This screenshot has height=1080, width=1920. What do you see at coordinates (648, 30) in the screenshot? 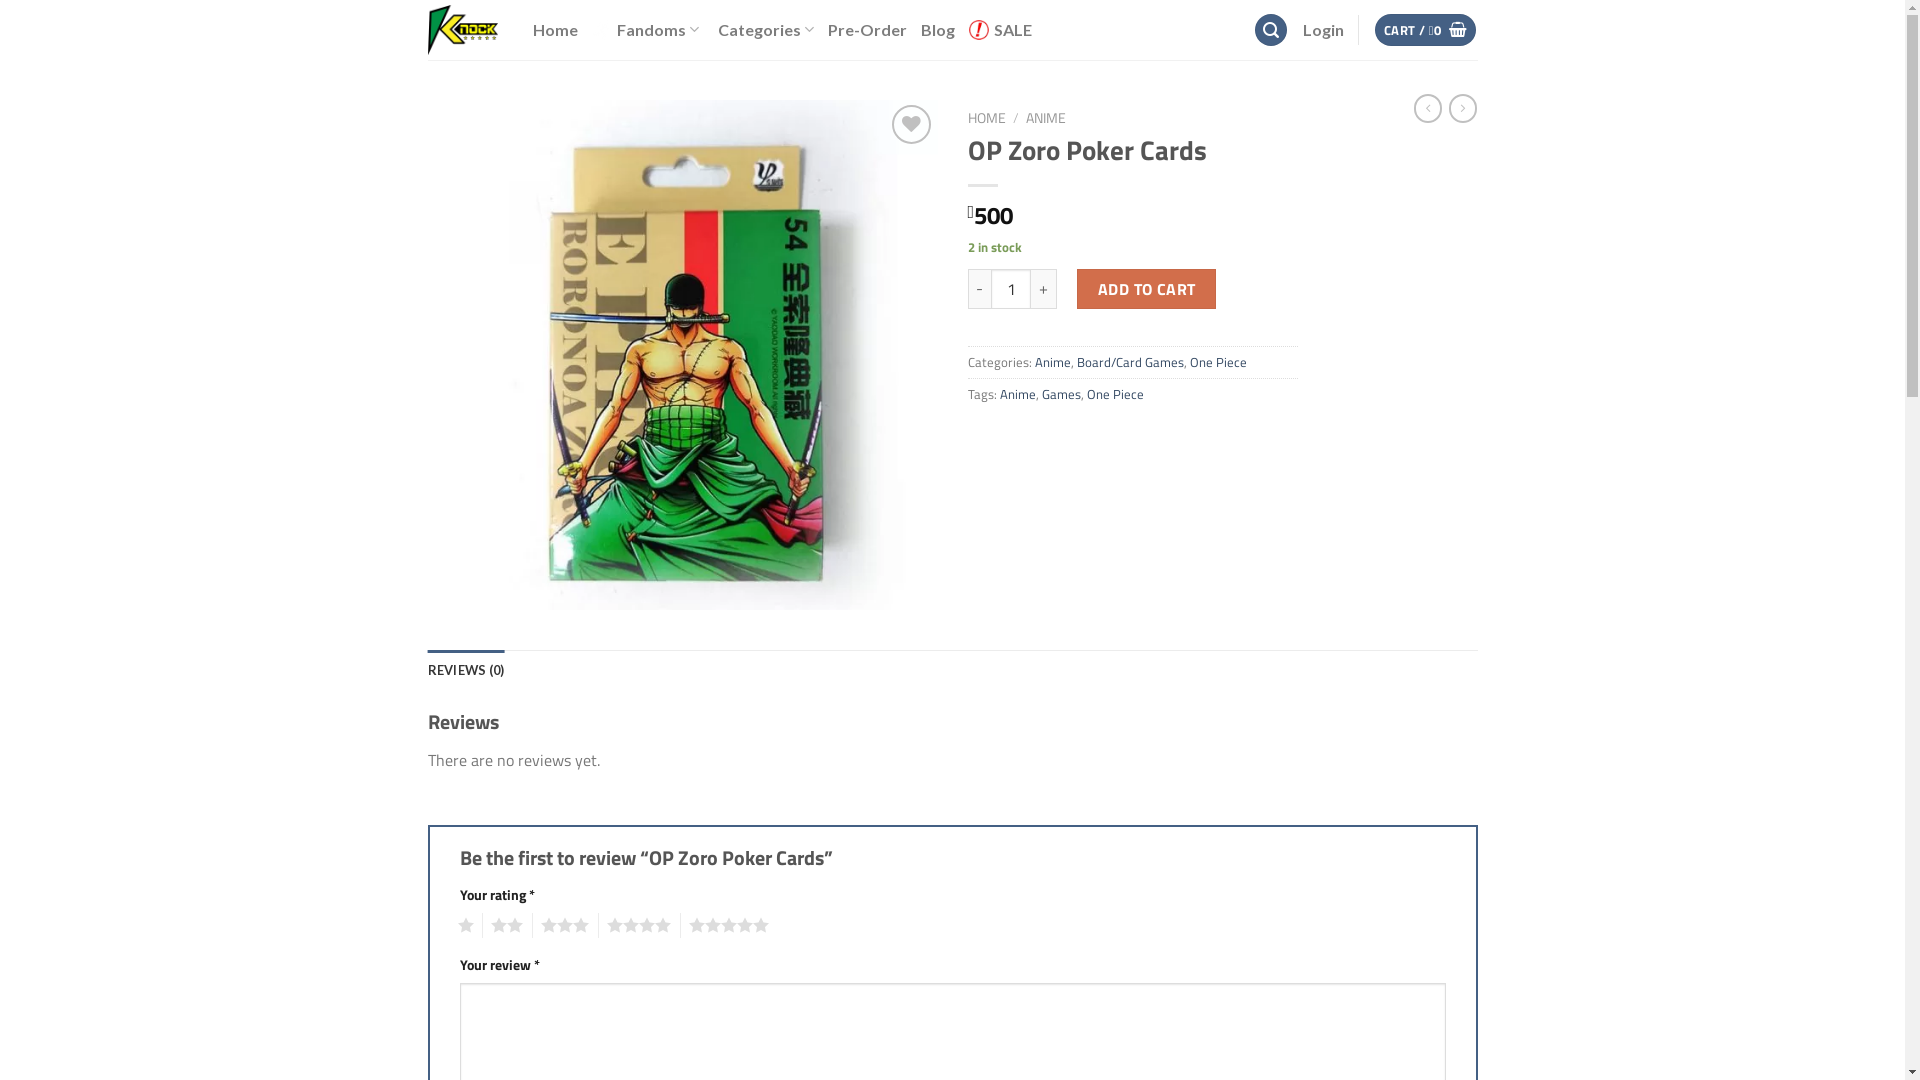
I see `'Fandoms'` at bounding box center [648, 30].